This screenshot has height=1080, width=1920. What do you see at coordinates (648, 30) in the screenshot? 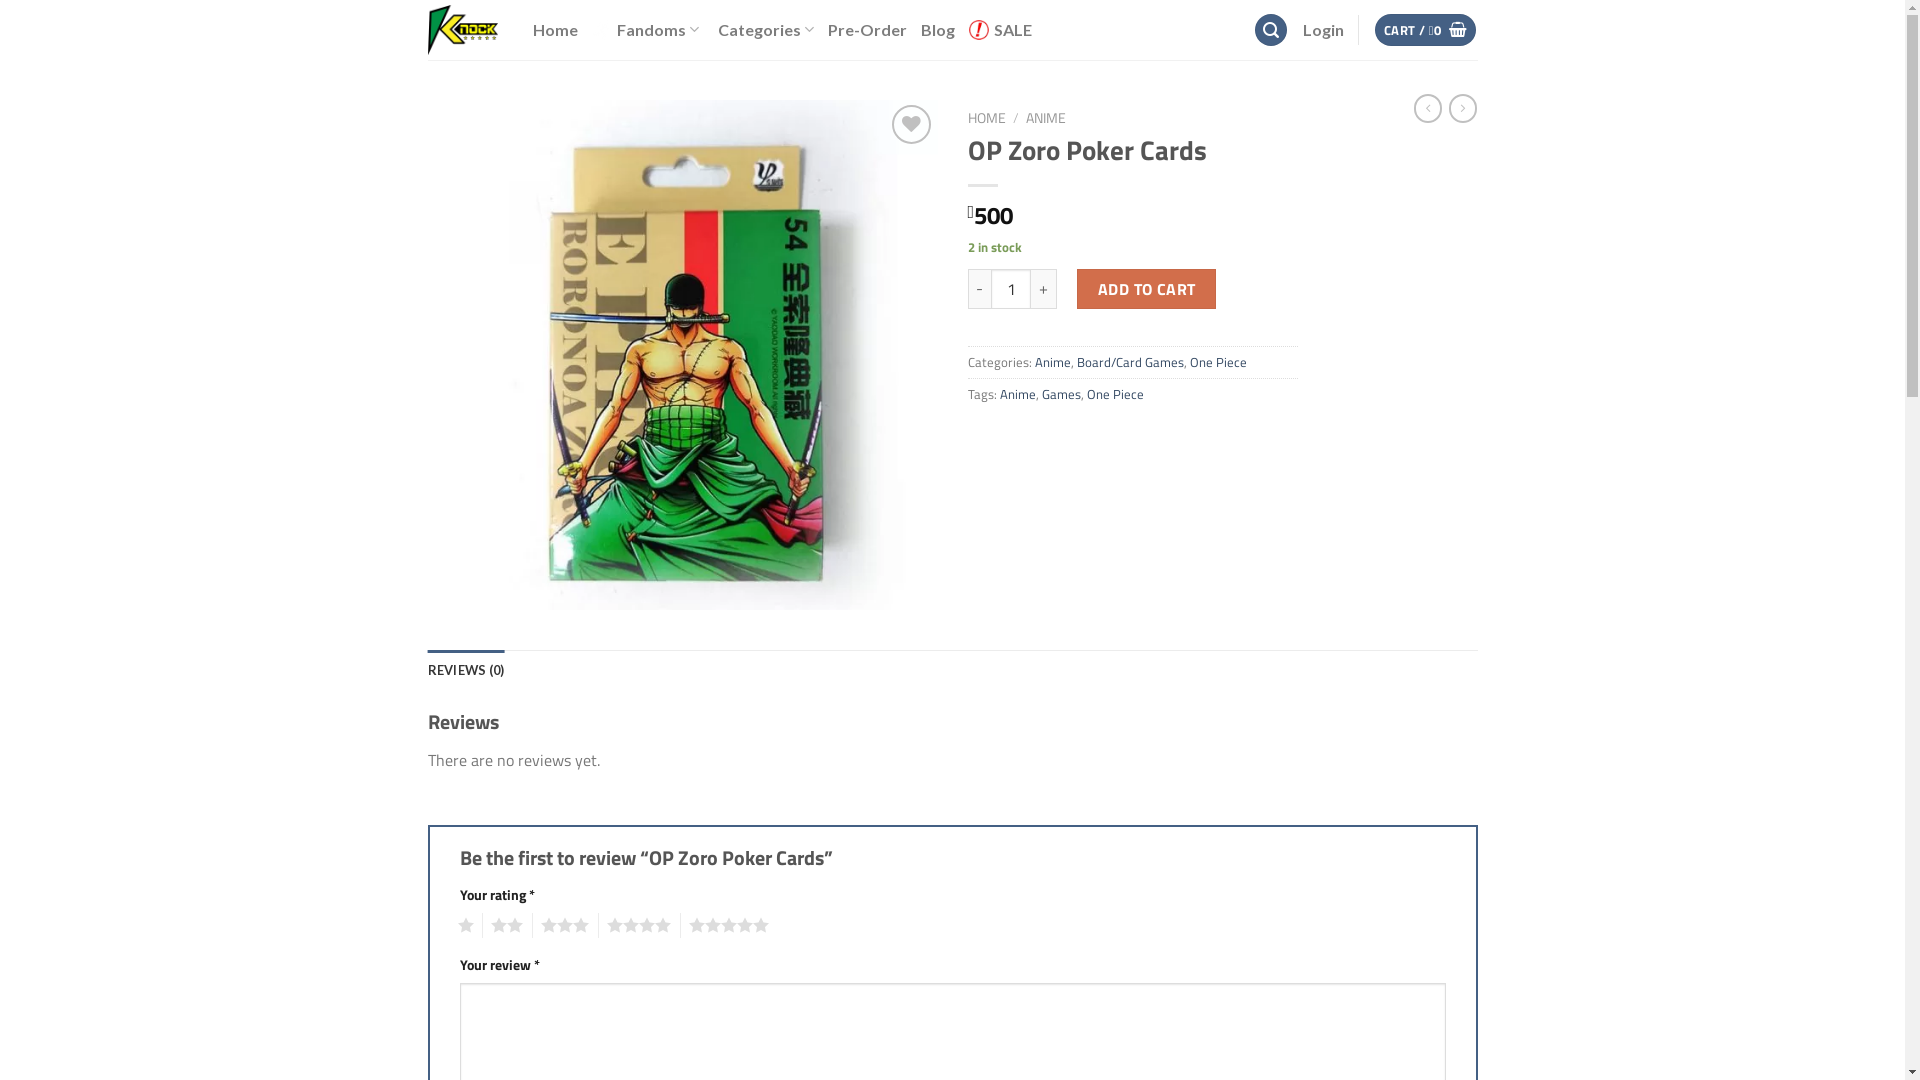
I see `'Fandoms'` at bounding box center [648, 30].